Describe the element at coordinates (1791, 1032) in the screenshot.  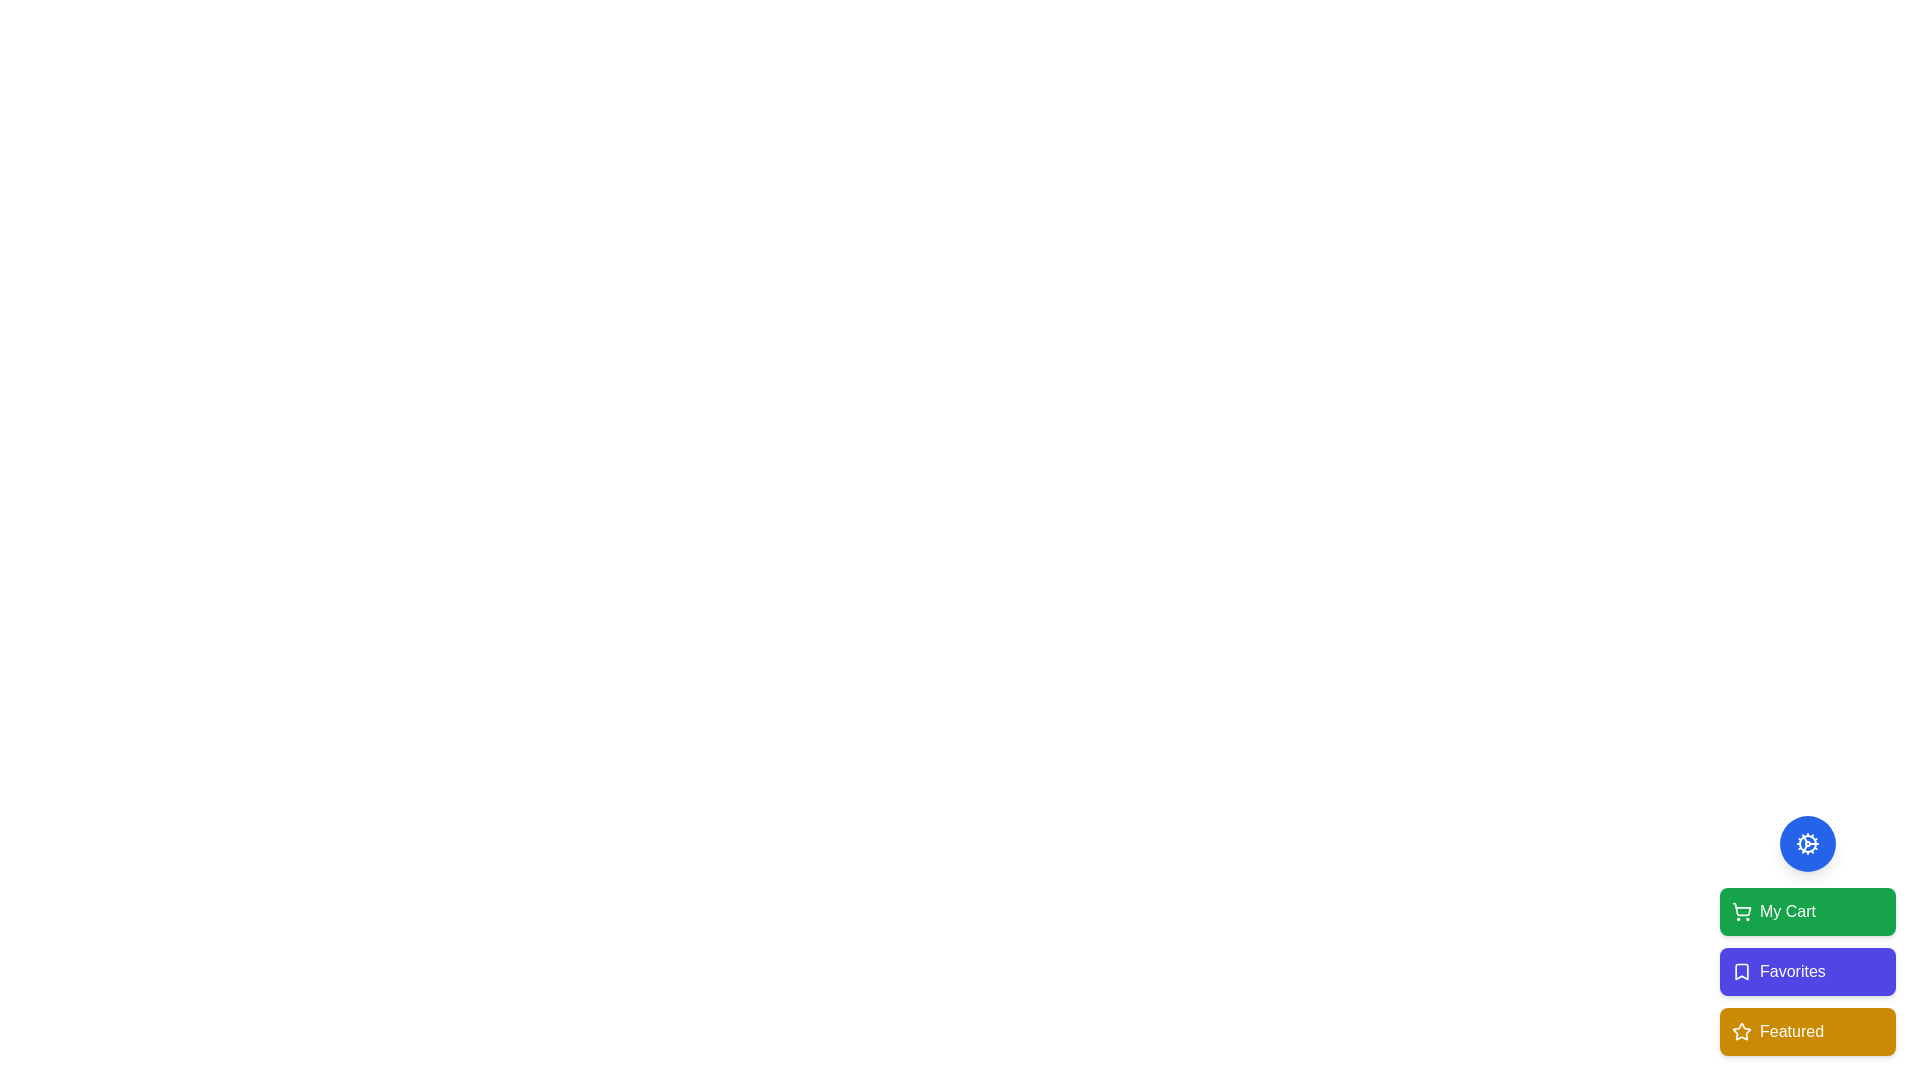
I see `'Featured' text label, which is part of a button with a yellow background and a star icon on its left, located at the right side of the interface` at that location.